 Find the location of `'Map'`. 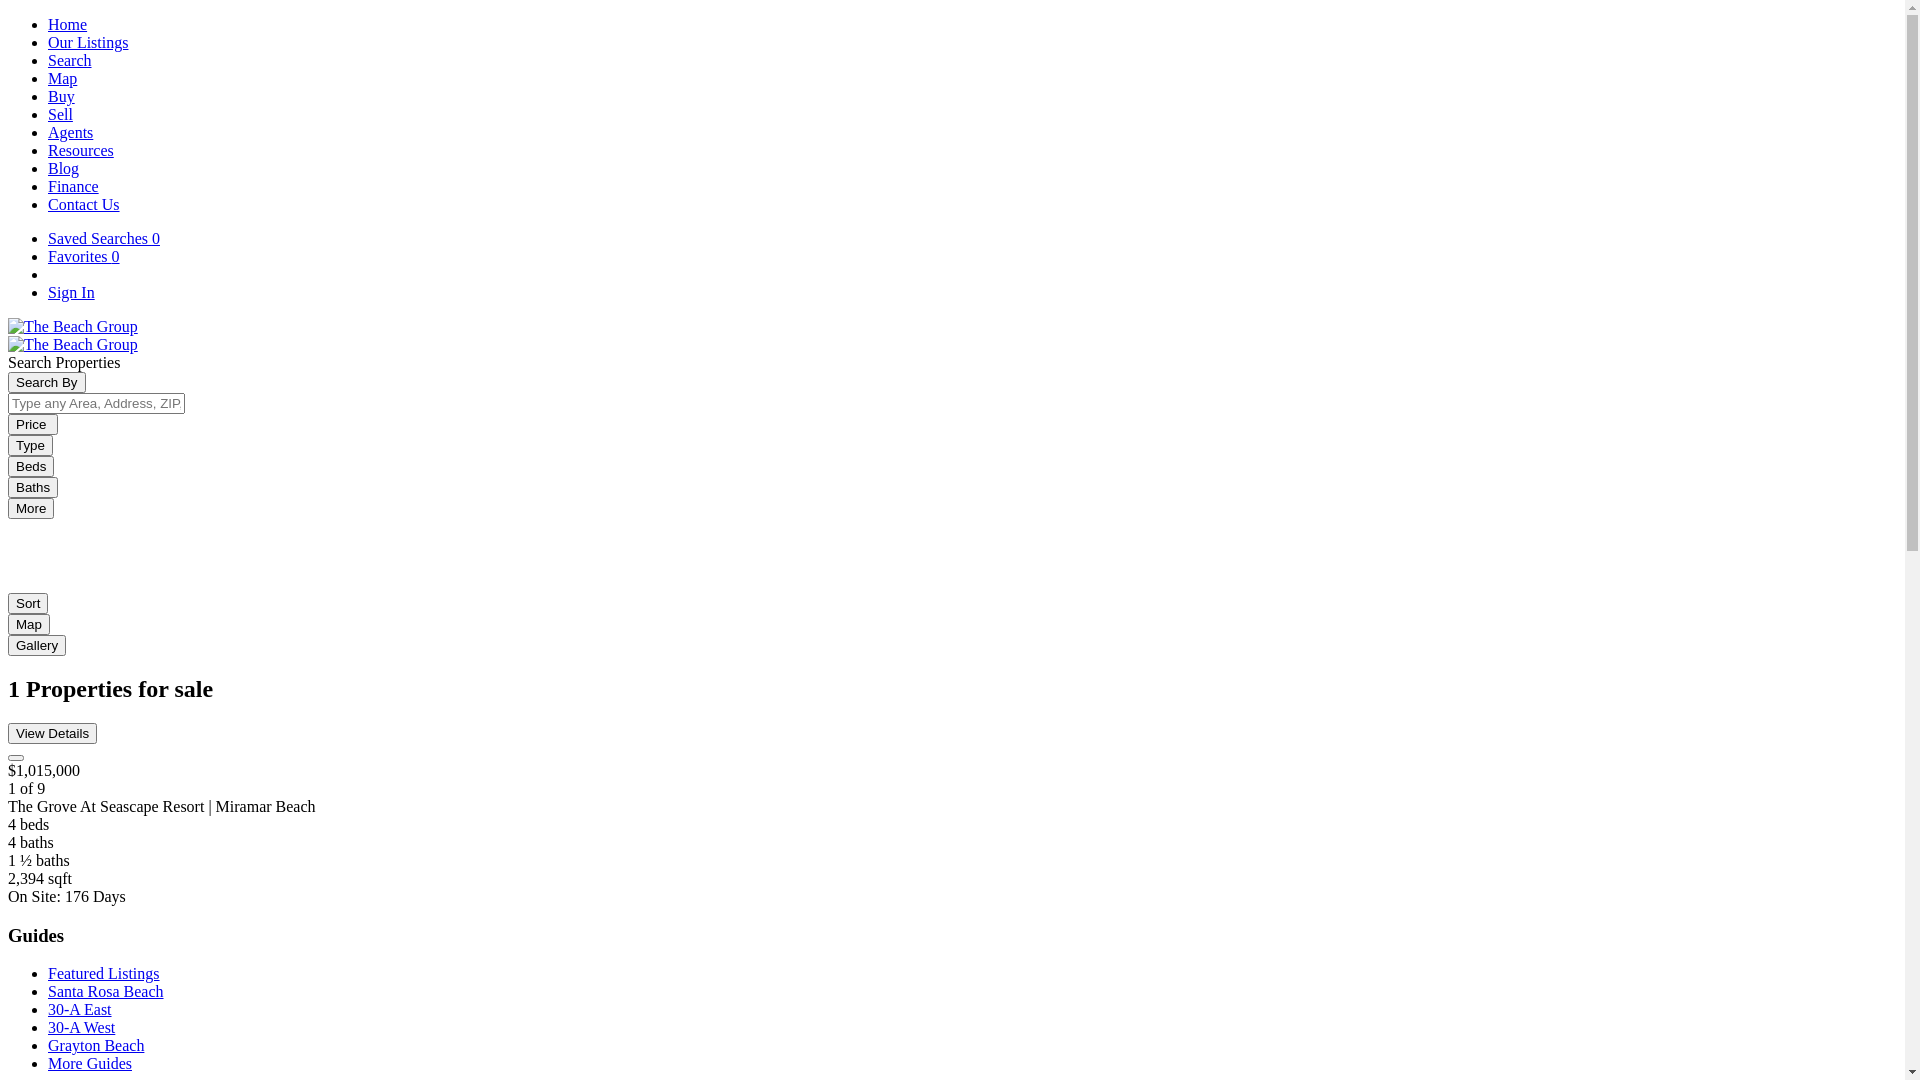

'Map' is located at coordinates (28, 623).